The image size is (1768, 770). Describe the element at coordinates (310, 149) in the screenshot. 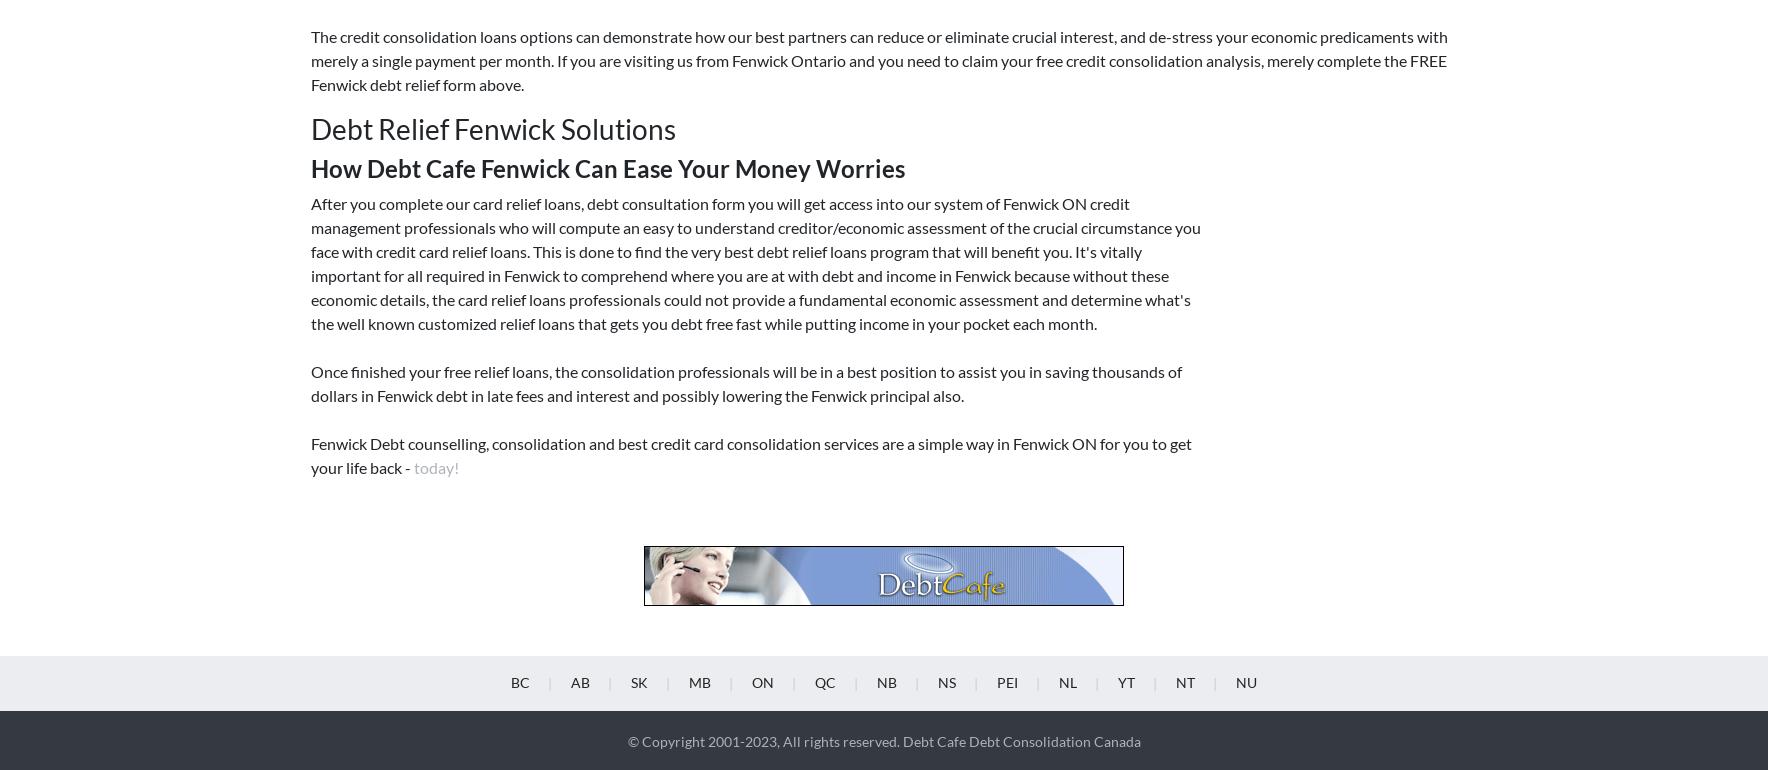

I see `'Fenwick Debt counselling, consolidation and best credit card consolidation services are a simple way in Fenwick ON for you to get your life back -'` at that location.